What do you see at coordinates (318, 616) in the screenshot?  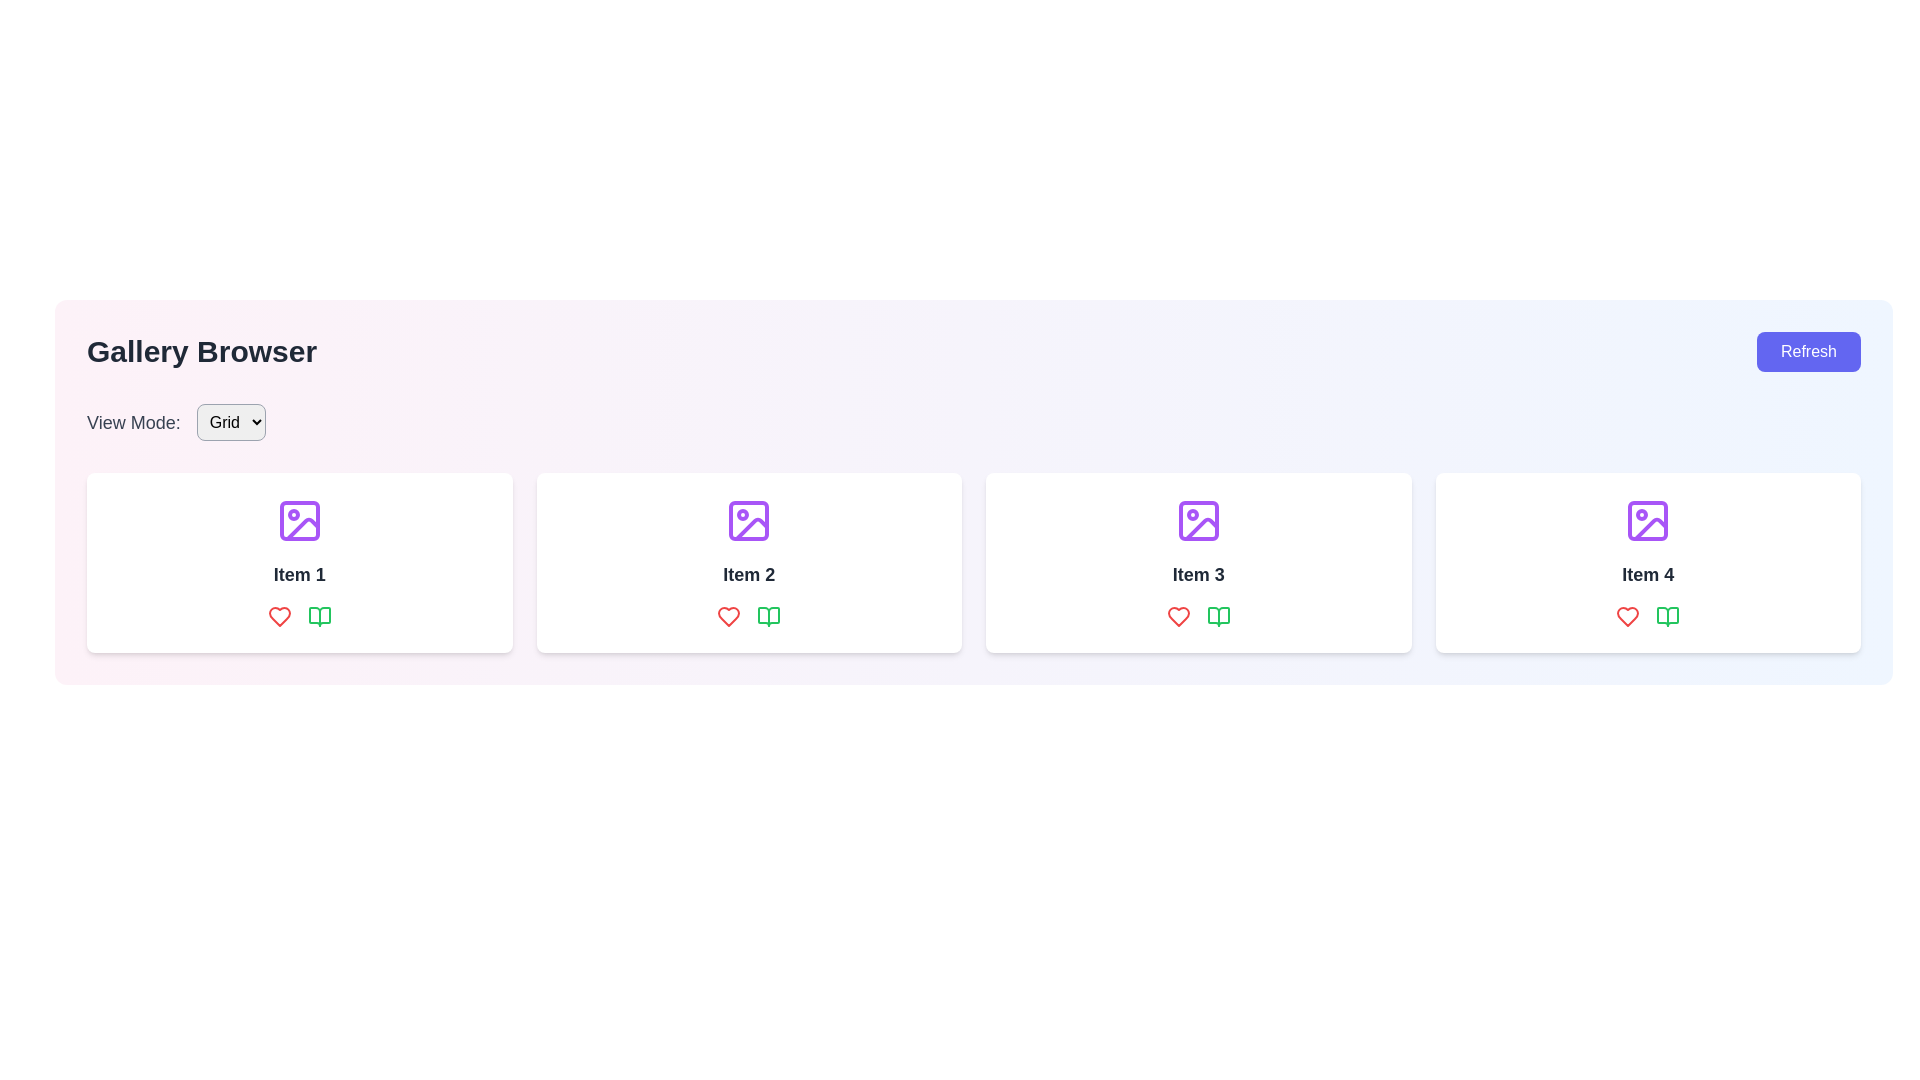 I see `the open book SVG icon` at bounding box center [318, 616].